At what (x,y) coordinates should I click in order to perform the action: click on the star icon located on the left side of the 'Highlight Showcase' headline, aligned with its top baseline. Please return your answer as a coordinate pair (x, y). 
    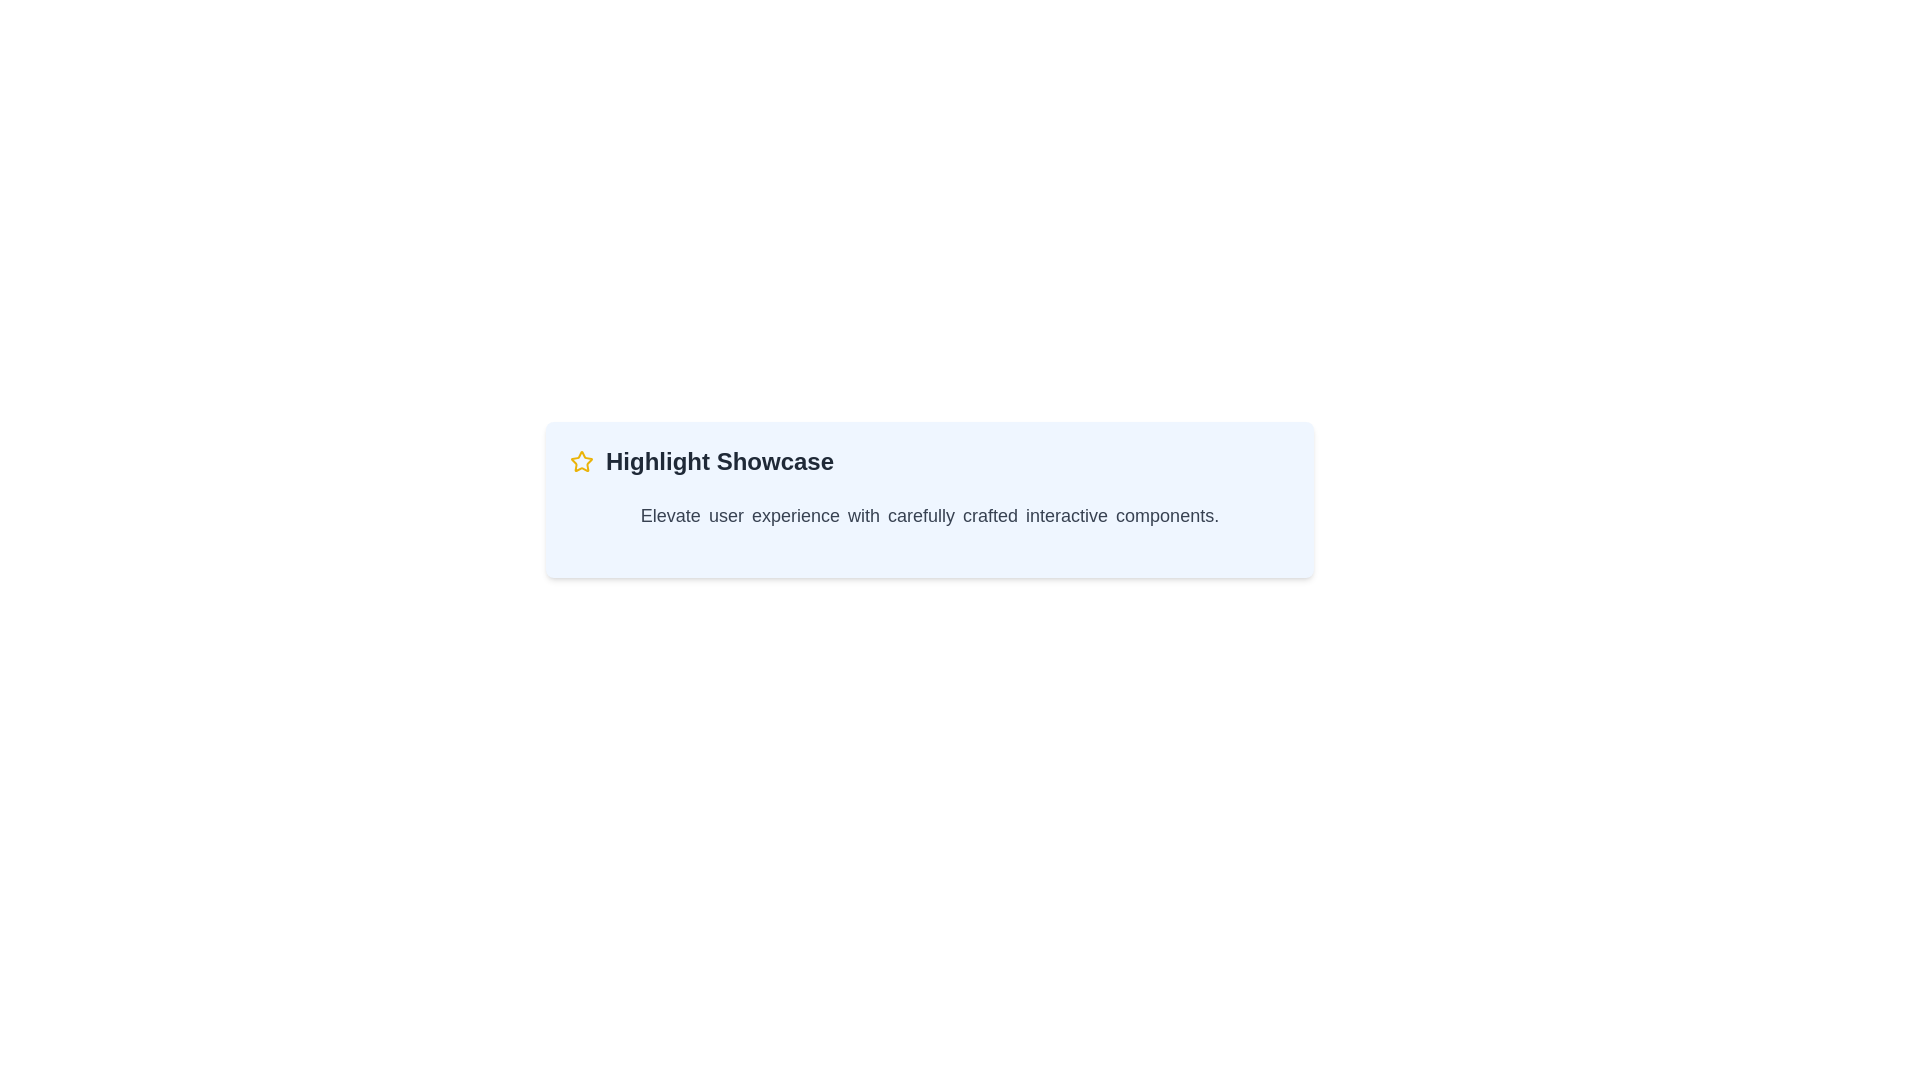
    Looking at the image, I should click on (580, 461).